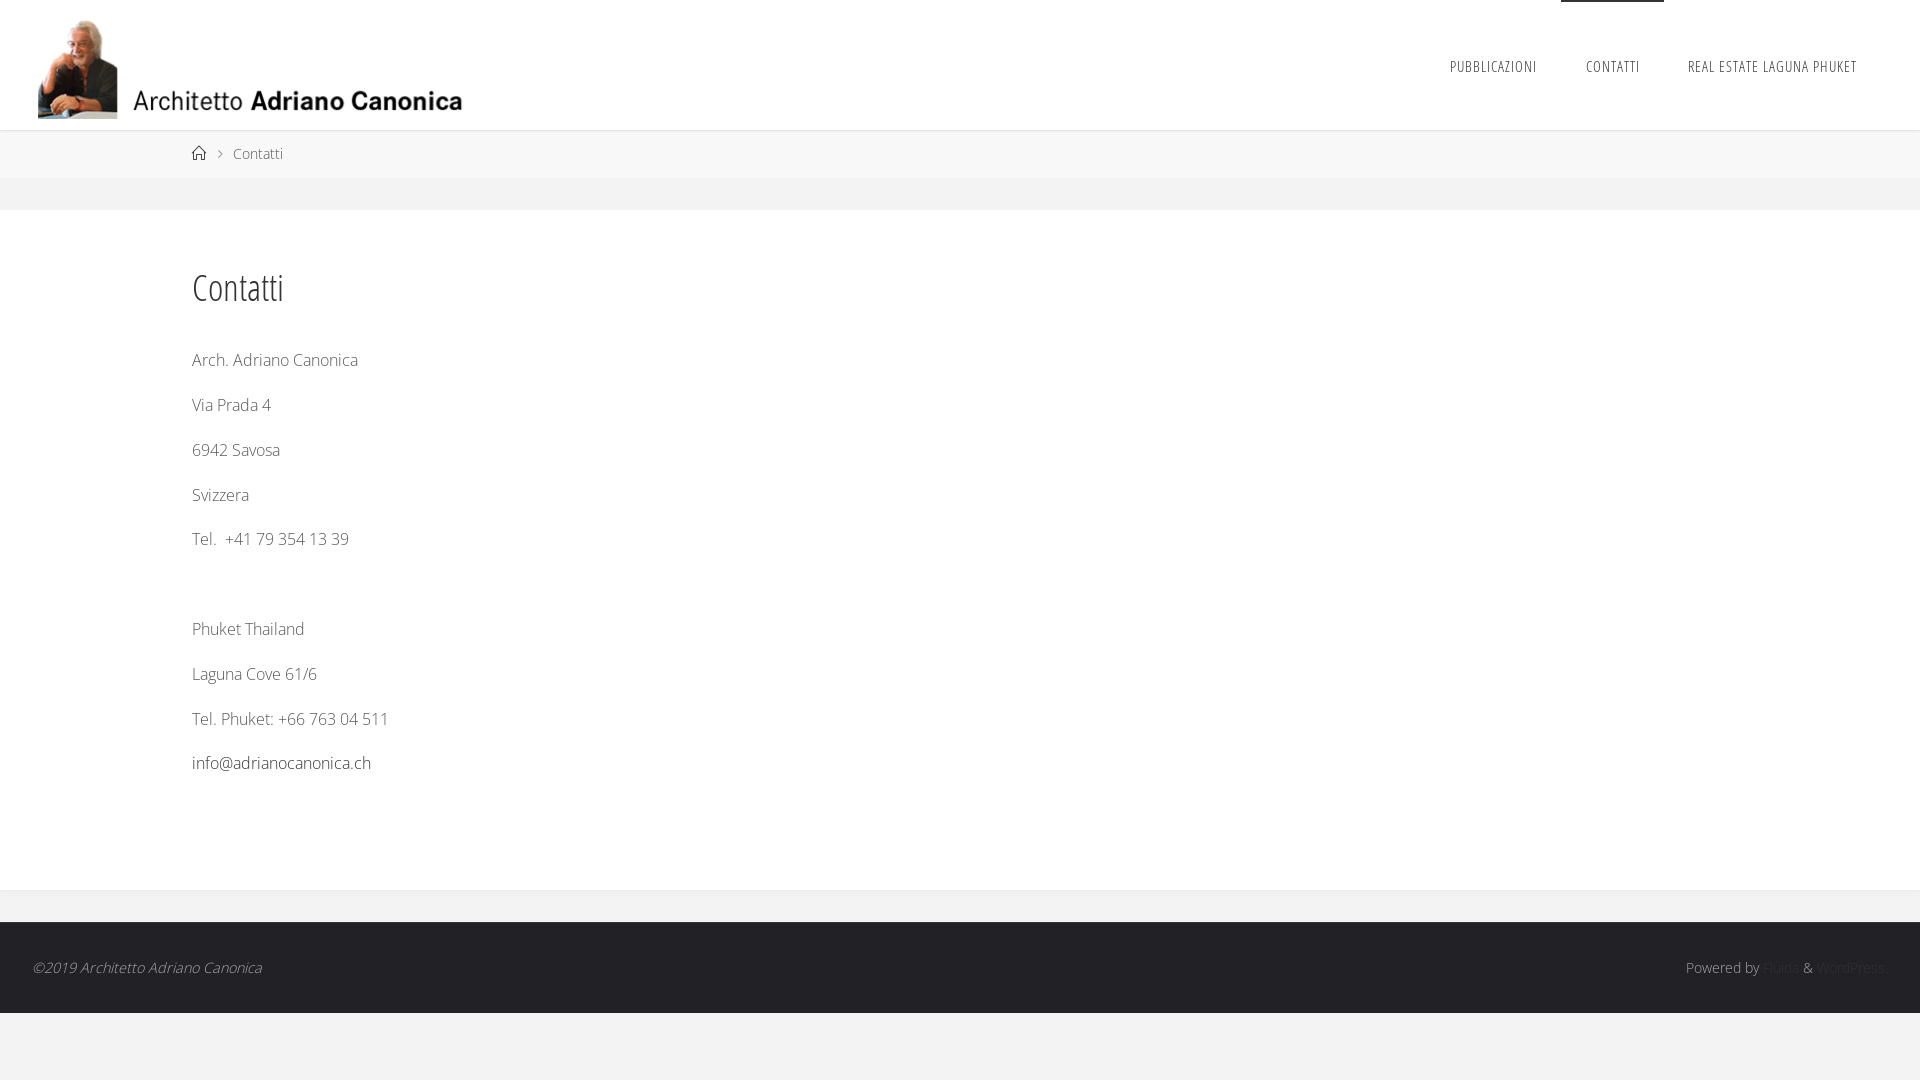  What do you see at coordinates (1851, 966) in the screenshot?
I see `'WordPress.'` at bounding box center [1851, 966].